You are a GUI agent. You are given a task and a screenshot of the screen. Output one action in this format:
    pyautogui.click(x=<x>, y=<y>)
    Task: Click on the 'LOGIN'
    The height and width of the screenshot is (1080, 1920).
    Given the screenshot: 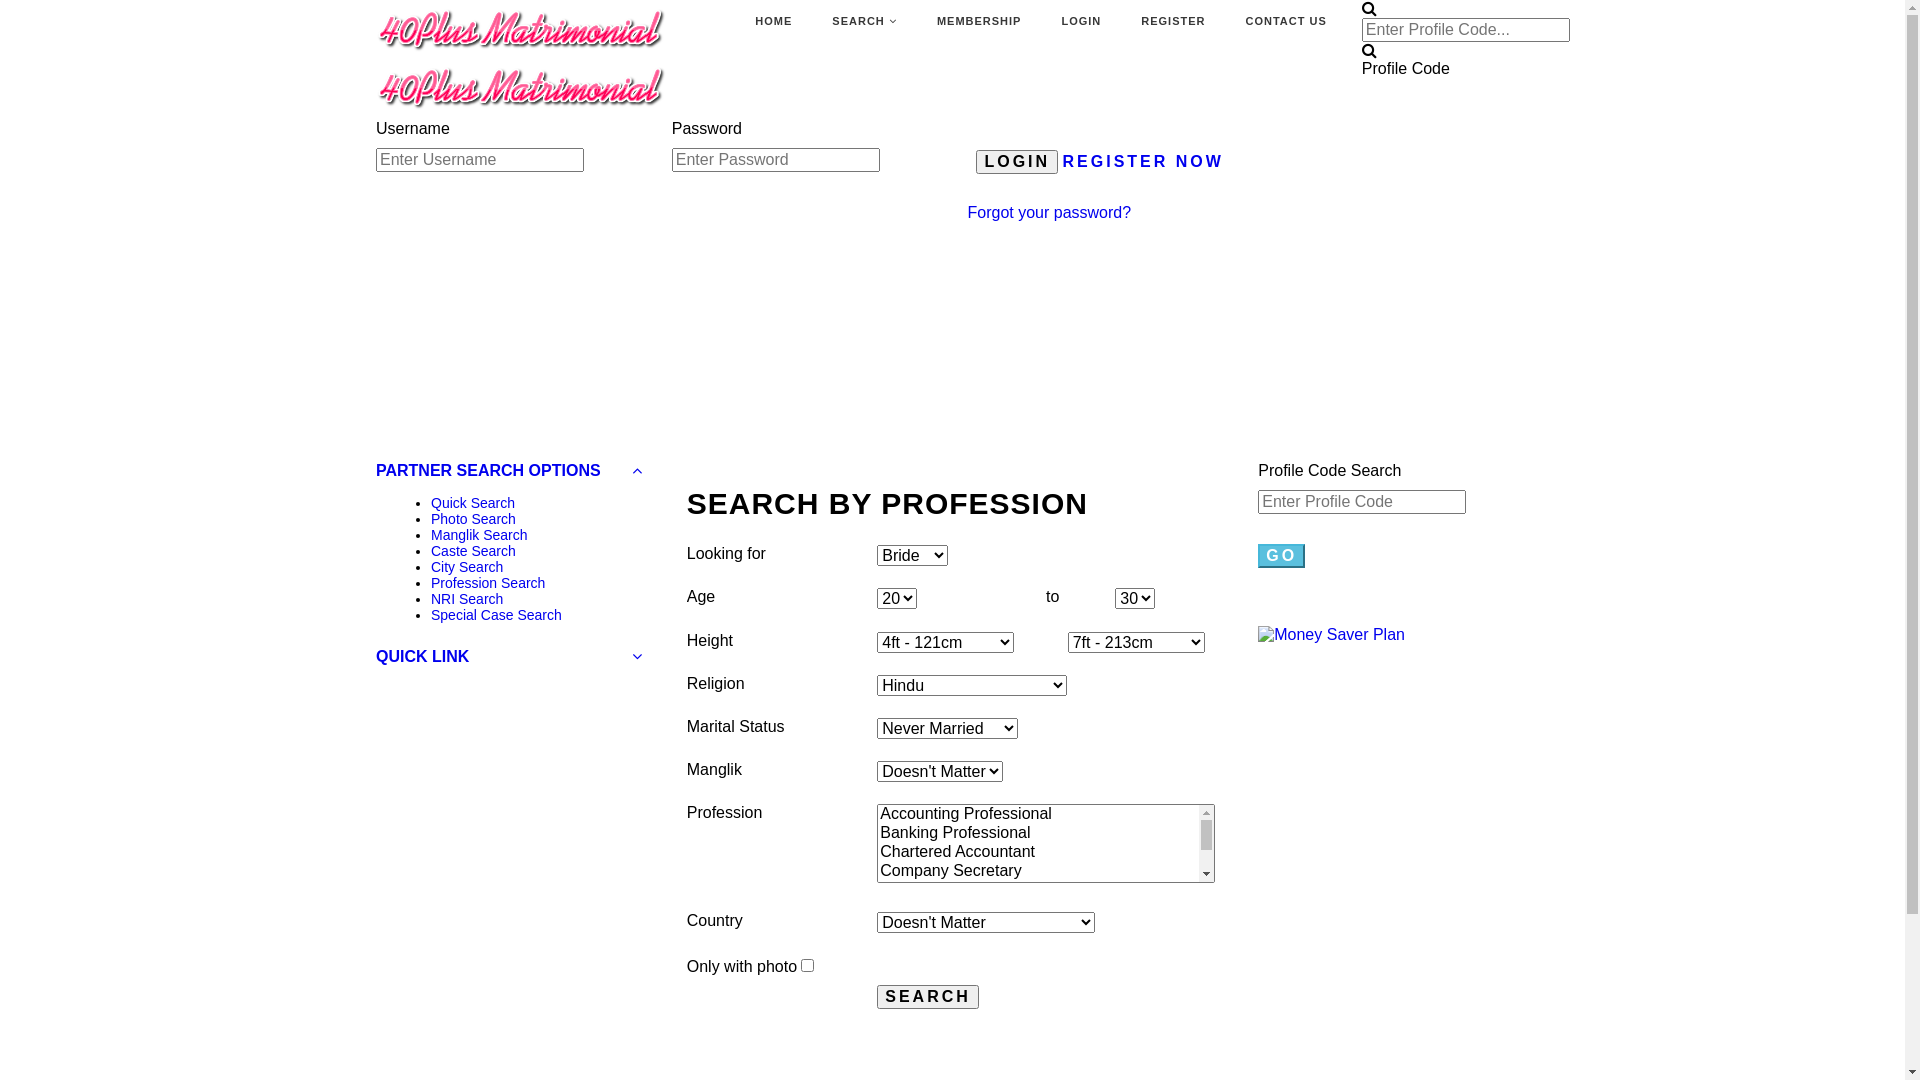 What is the action you would take?
    pyautogui.click(x=1079, y=22)
    